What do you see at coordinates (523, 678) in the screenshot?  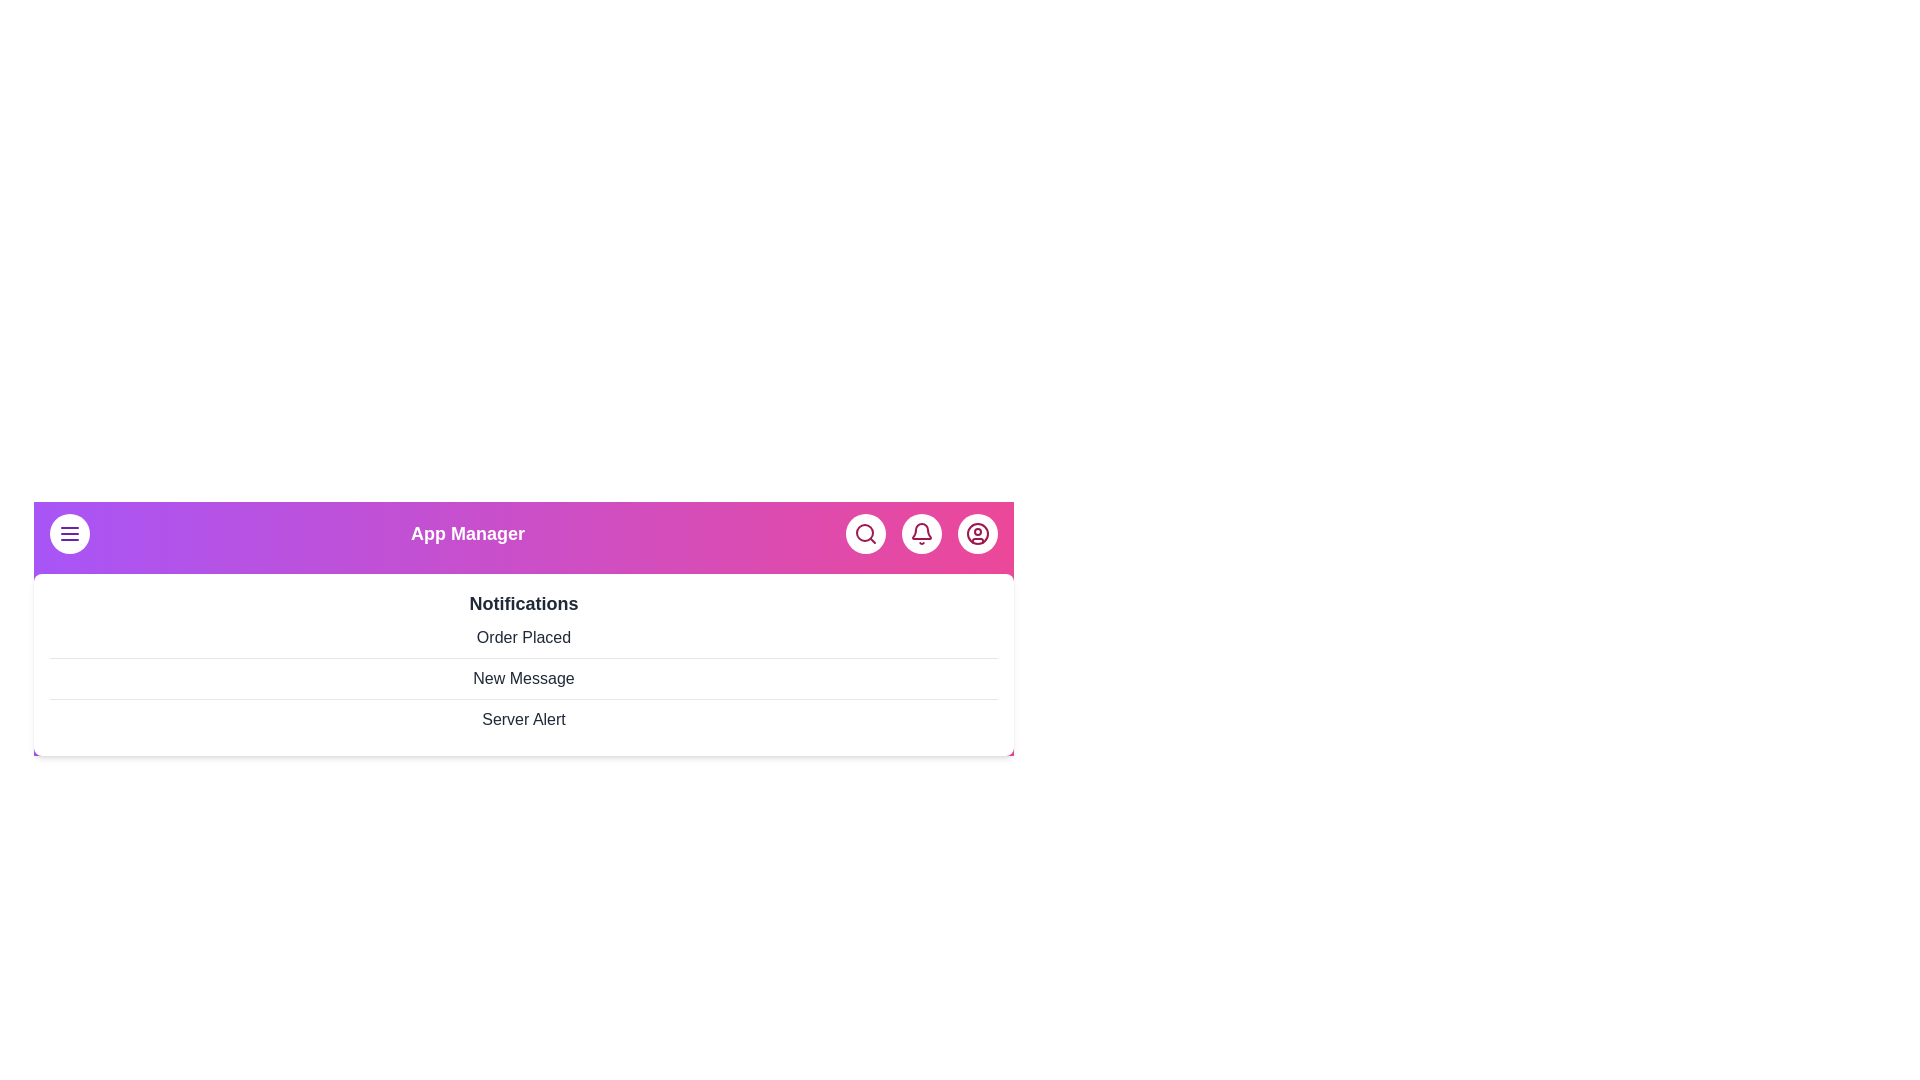 I see `the notification item New Message from the list` at bounding box center [523, 678].